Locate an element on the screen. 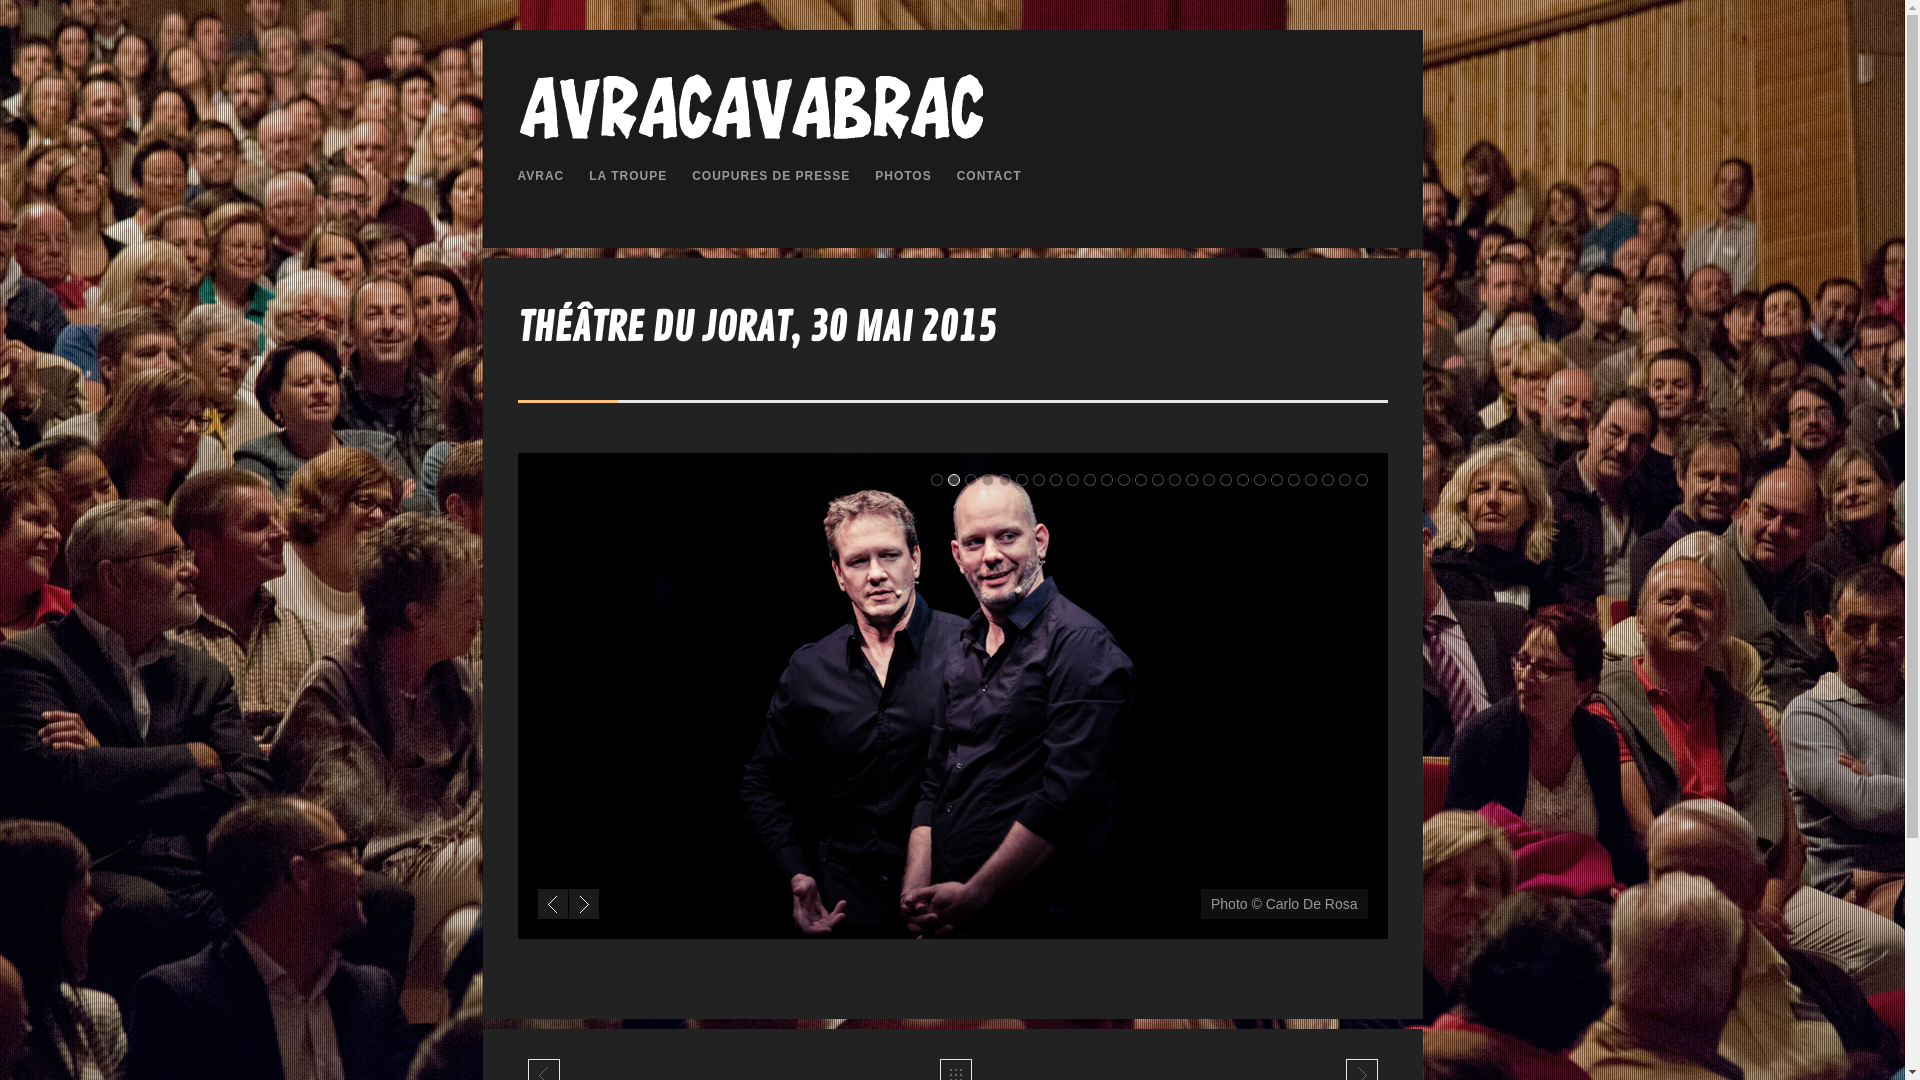 This screenshot has width=1920, height=1080. '13' is located at coordinates (1140, 479).